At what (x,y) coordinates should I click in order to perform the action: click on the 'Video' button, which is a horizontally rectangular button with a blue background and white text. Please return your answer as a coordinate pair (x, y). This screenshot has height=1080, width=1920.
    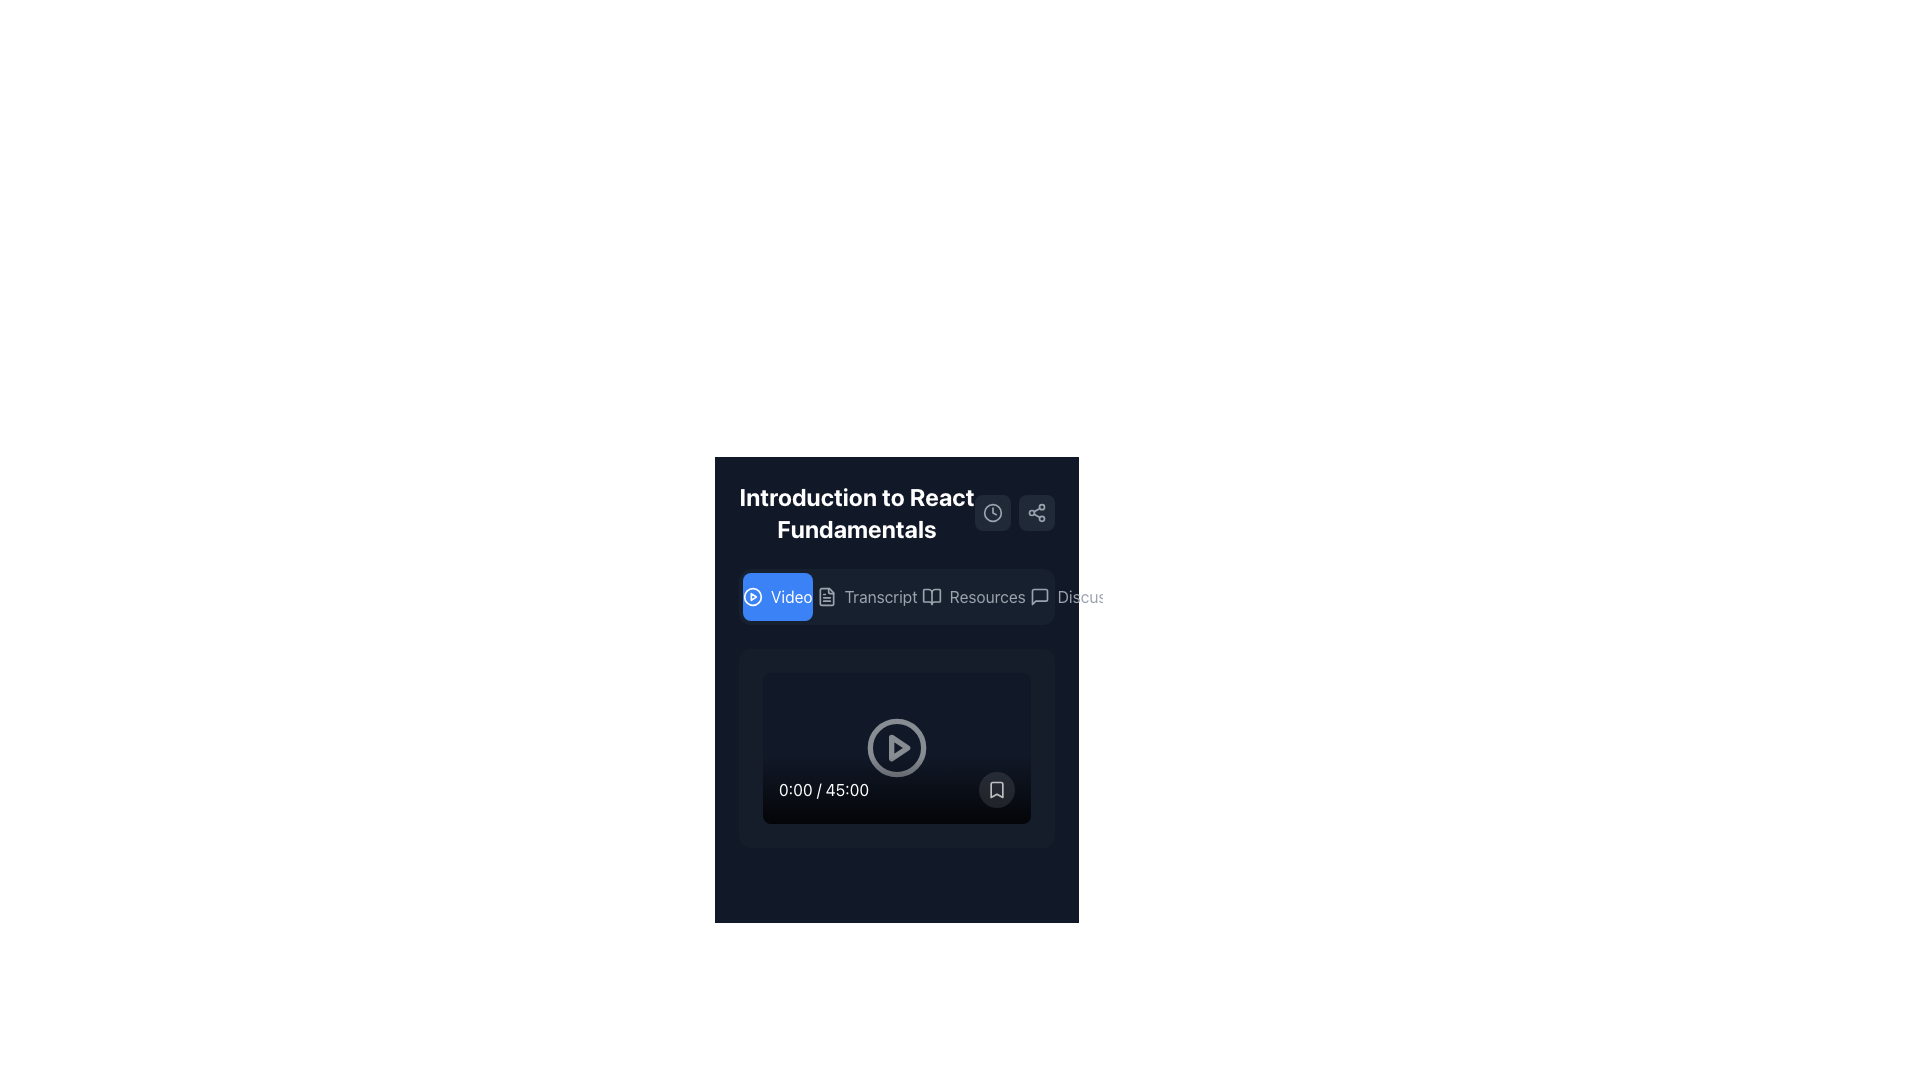
    Looking at the image, I should click on (776, 596).